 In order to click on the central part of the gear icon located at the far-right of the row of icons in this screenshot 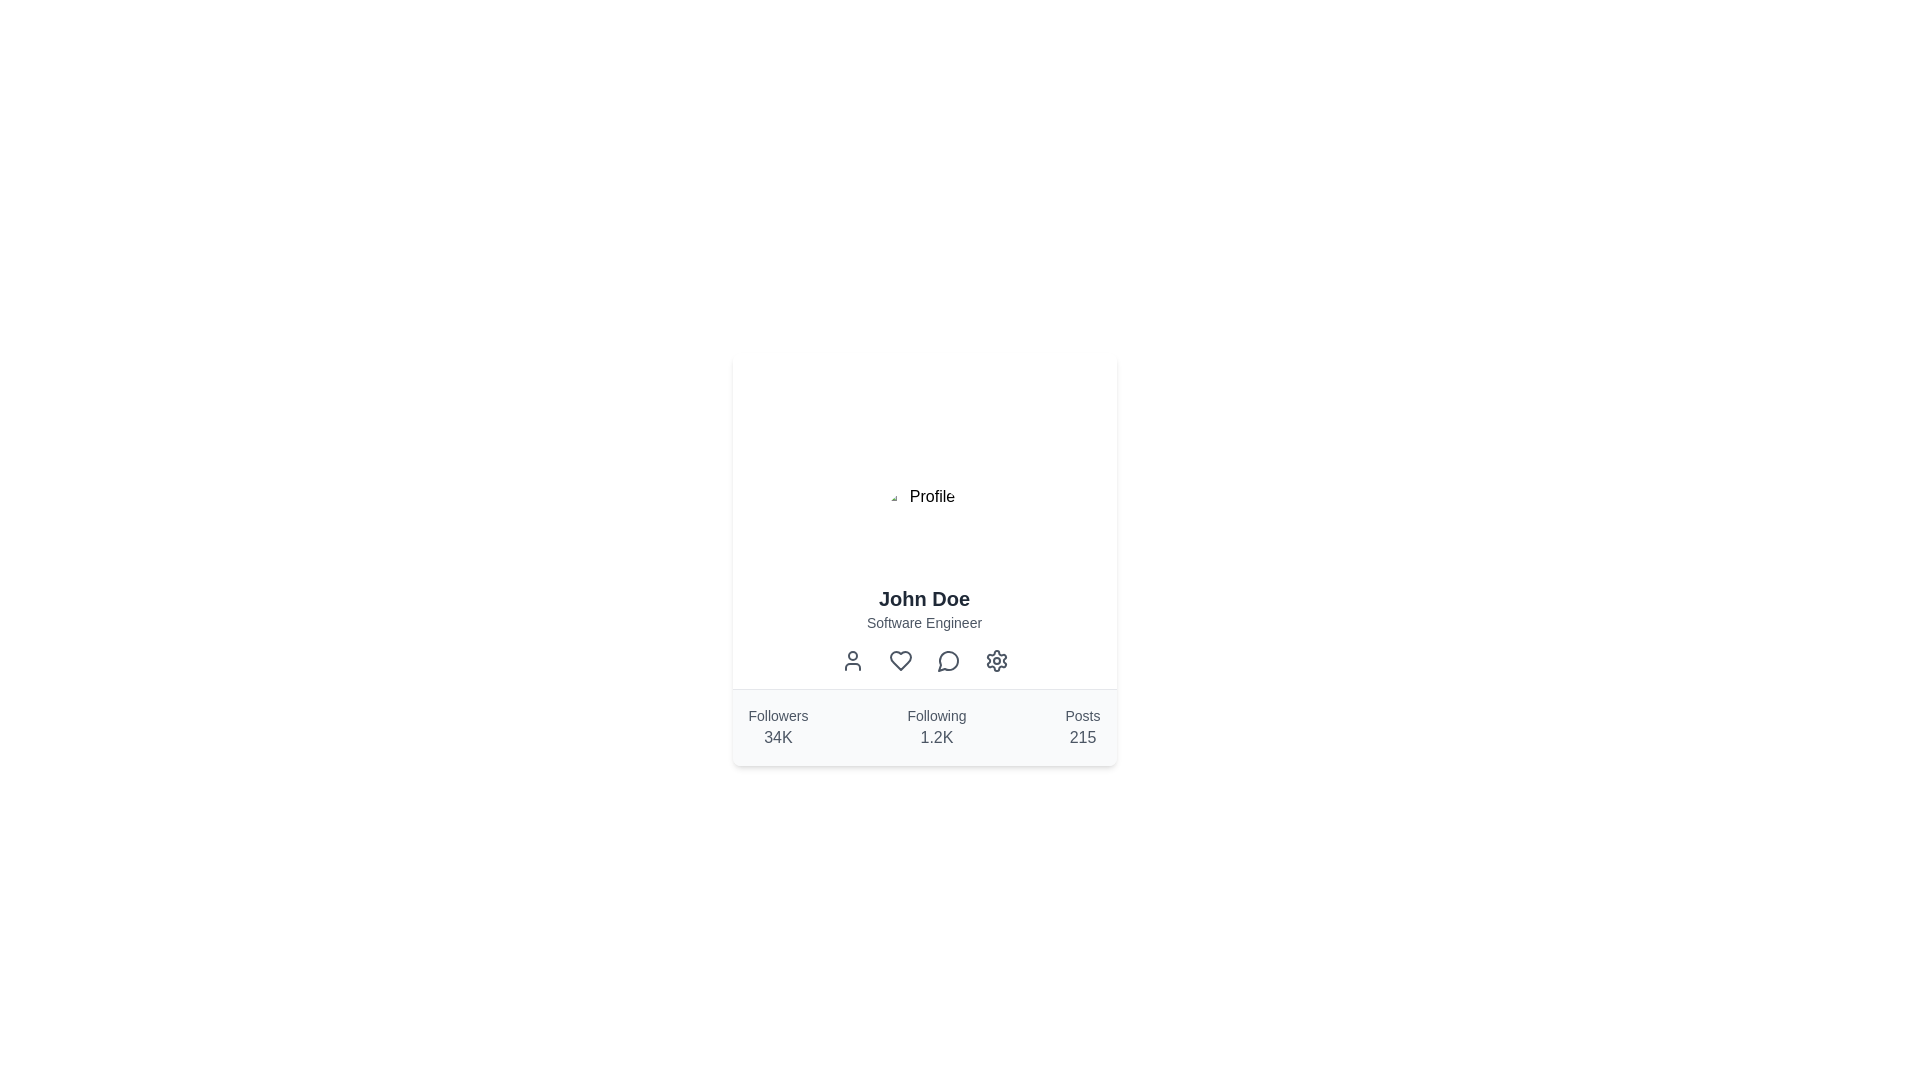, I will do `click(996, 660)`.